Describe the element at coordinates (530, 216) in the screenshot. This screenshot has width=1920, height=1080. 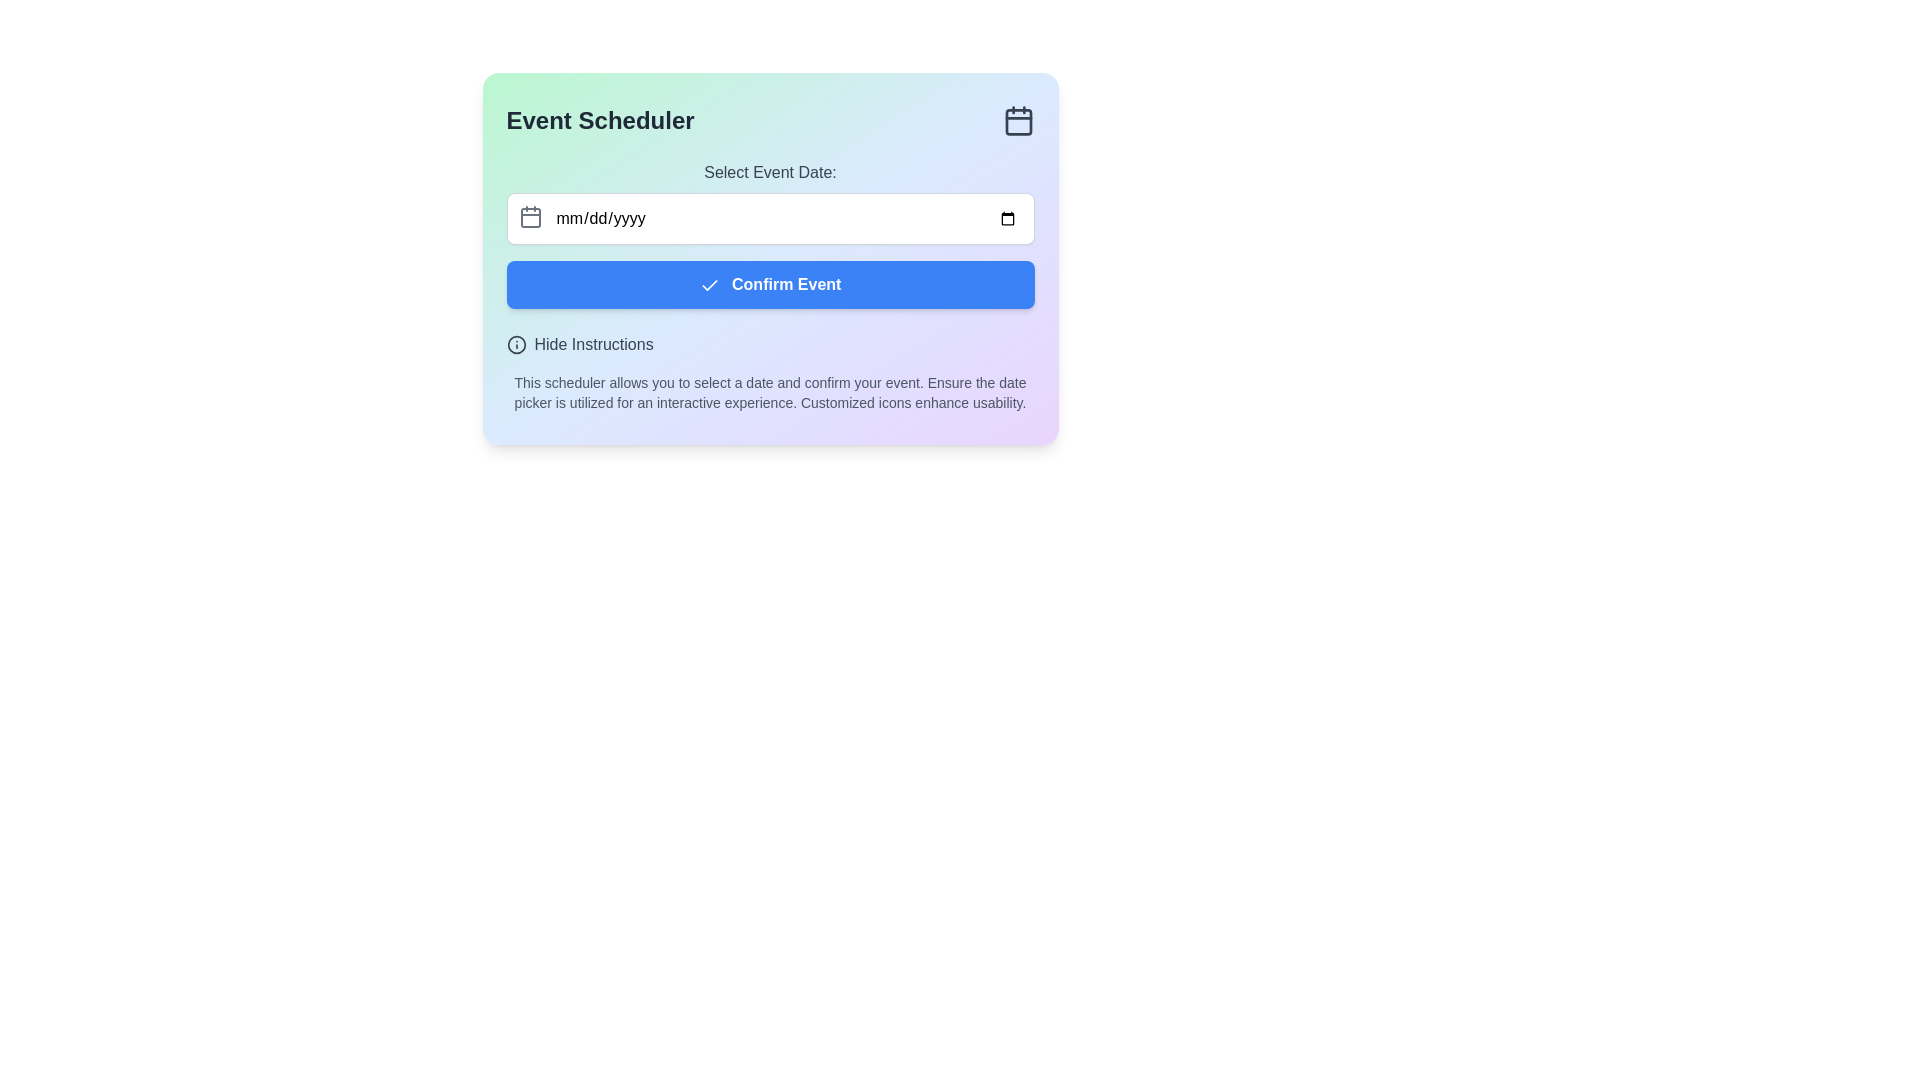
I see `the calendar icon located at the left end of the date input field labeled 'Select Event Date:' in the Event Scheduler interface` at that location.